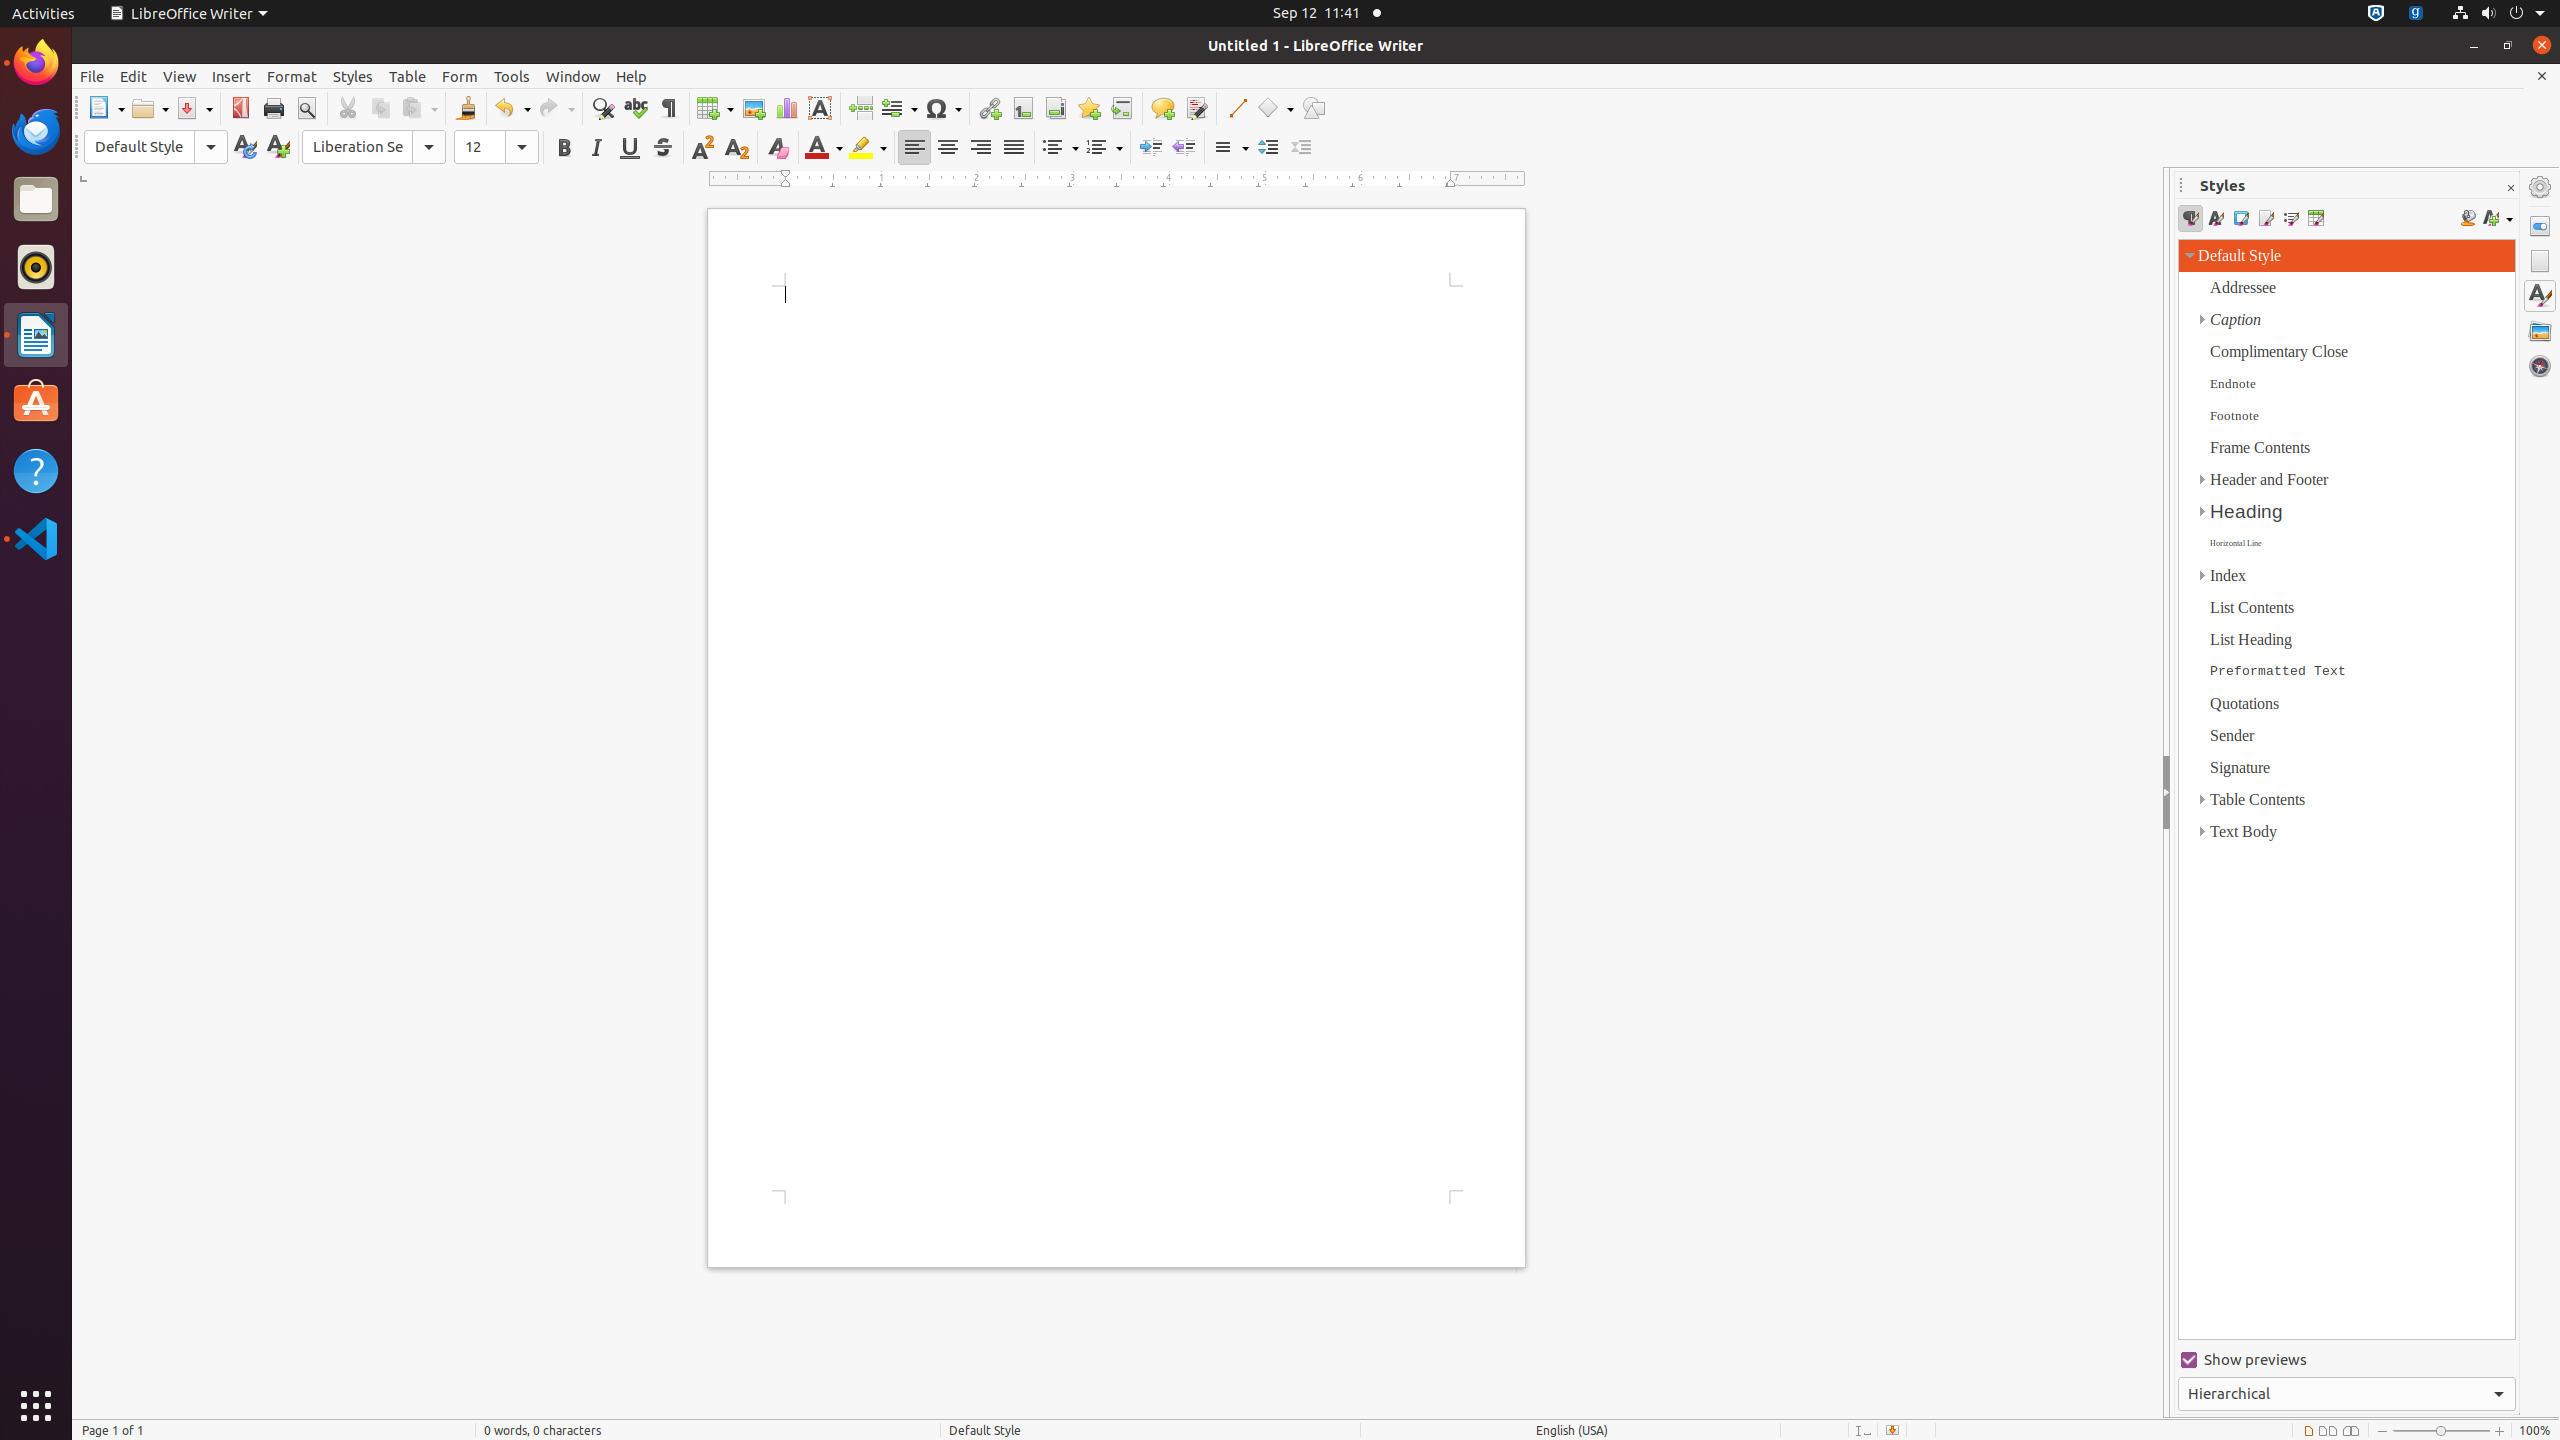 The width and height of the screenshot is (2560, 1440). Describe the element at coordinates (2347, 788) in the screenshot. I see `'Style List'` at that location.